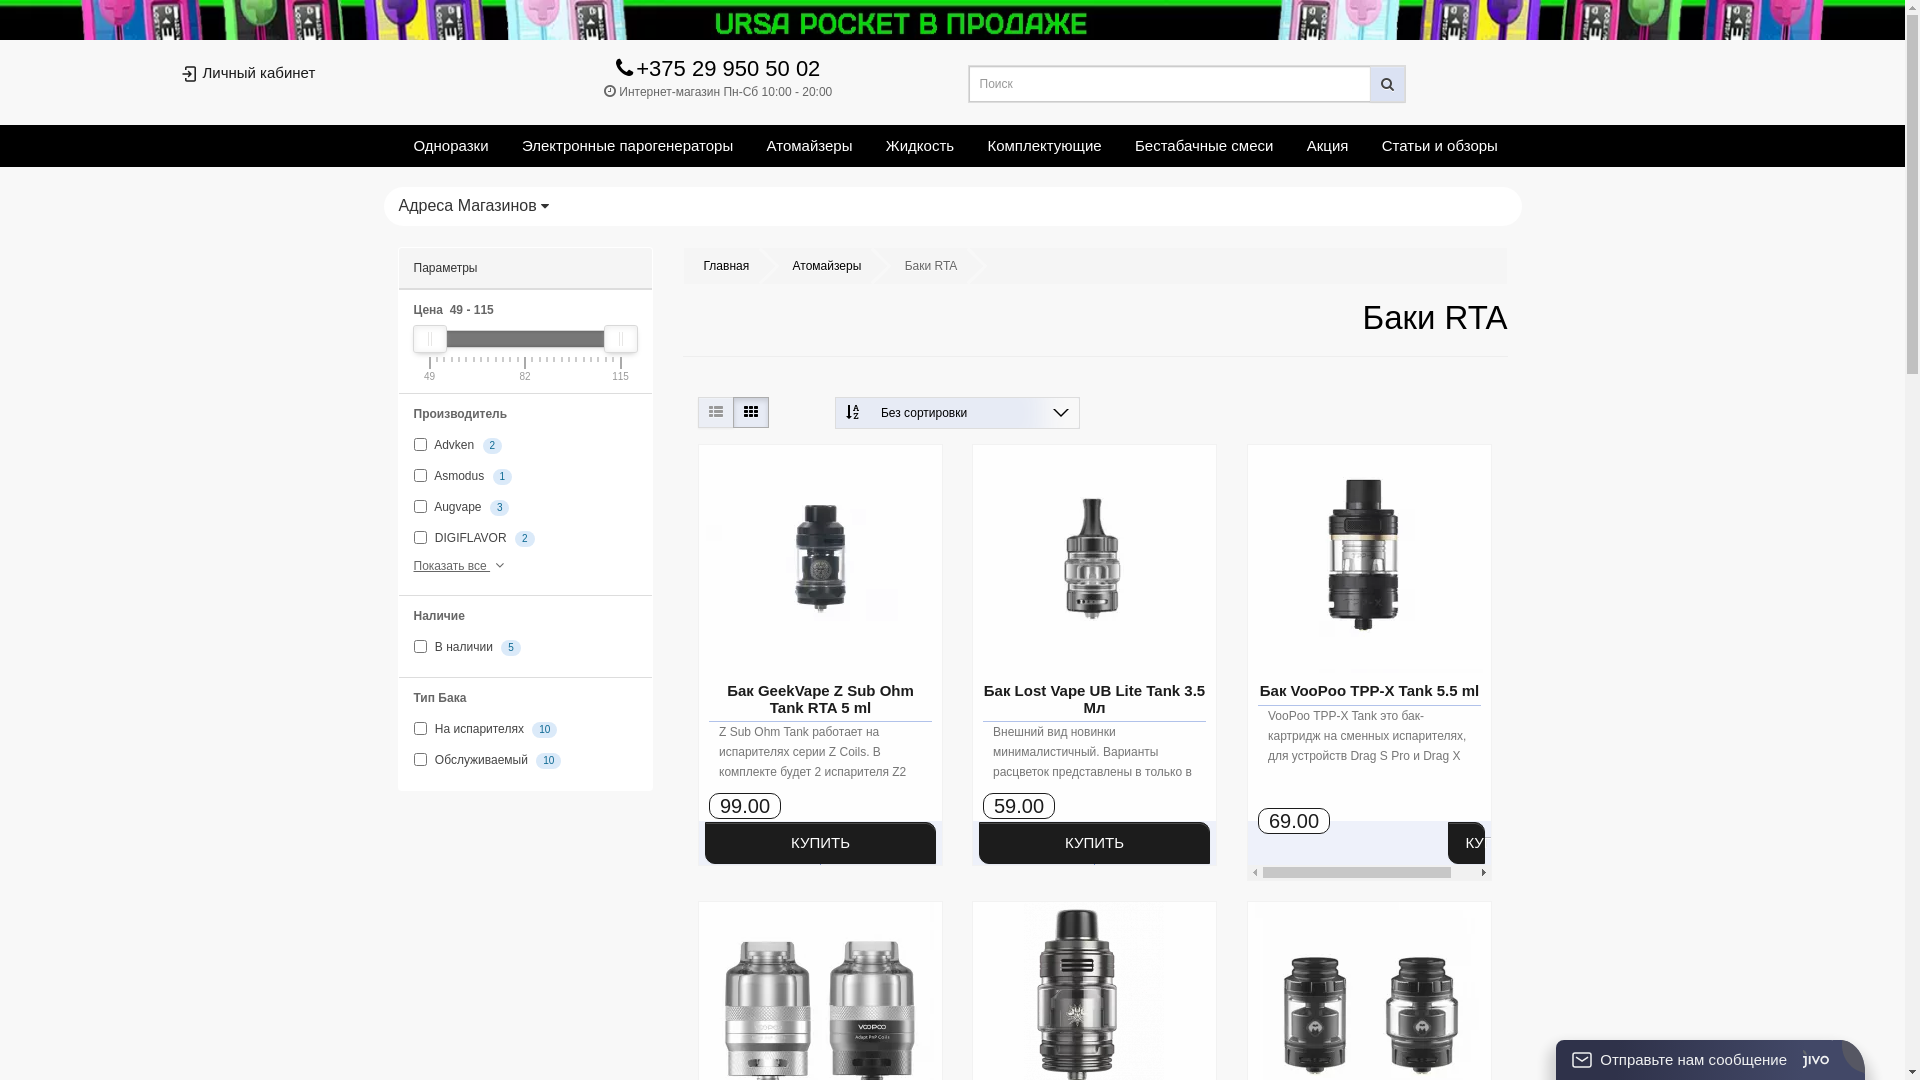 This screenshot has width=1920, height=1080. Describe the element at coordinates (718, 71) in the screenshot. I see `'+375 29 950 50 02'` at that location.